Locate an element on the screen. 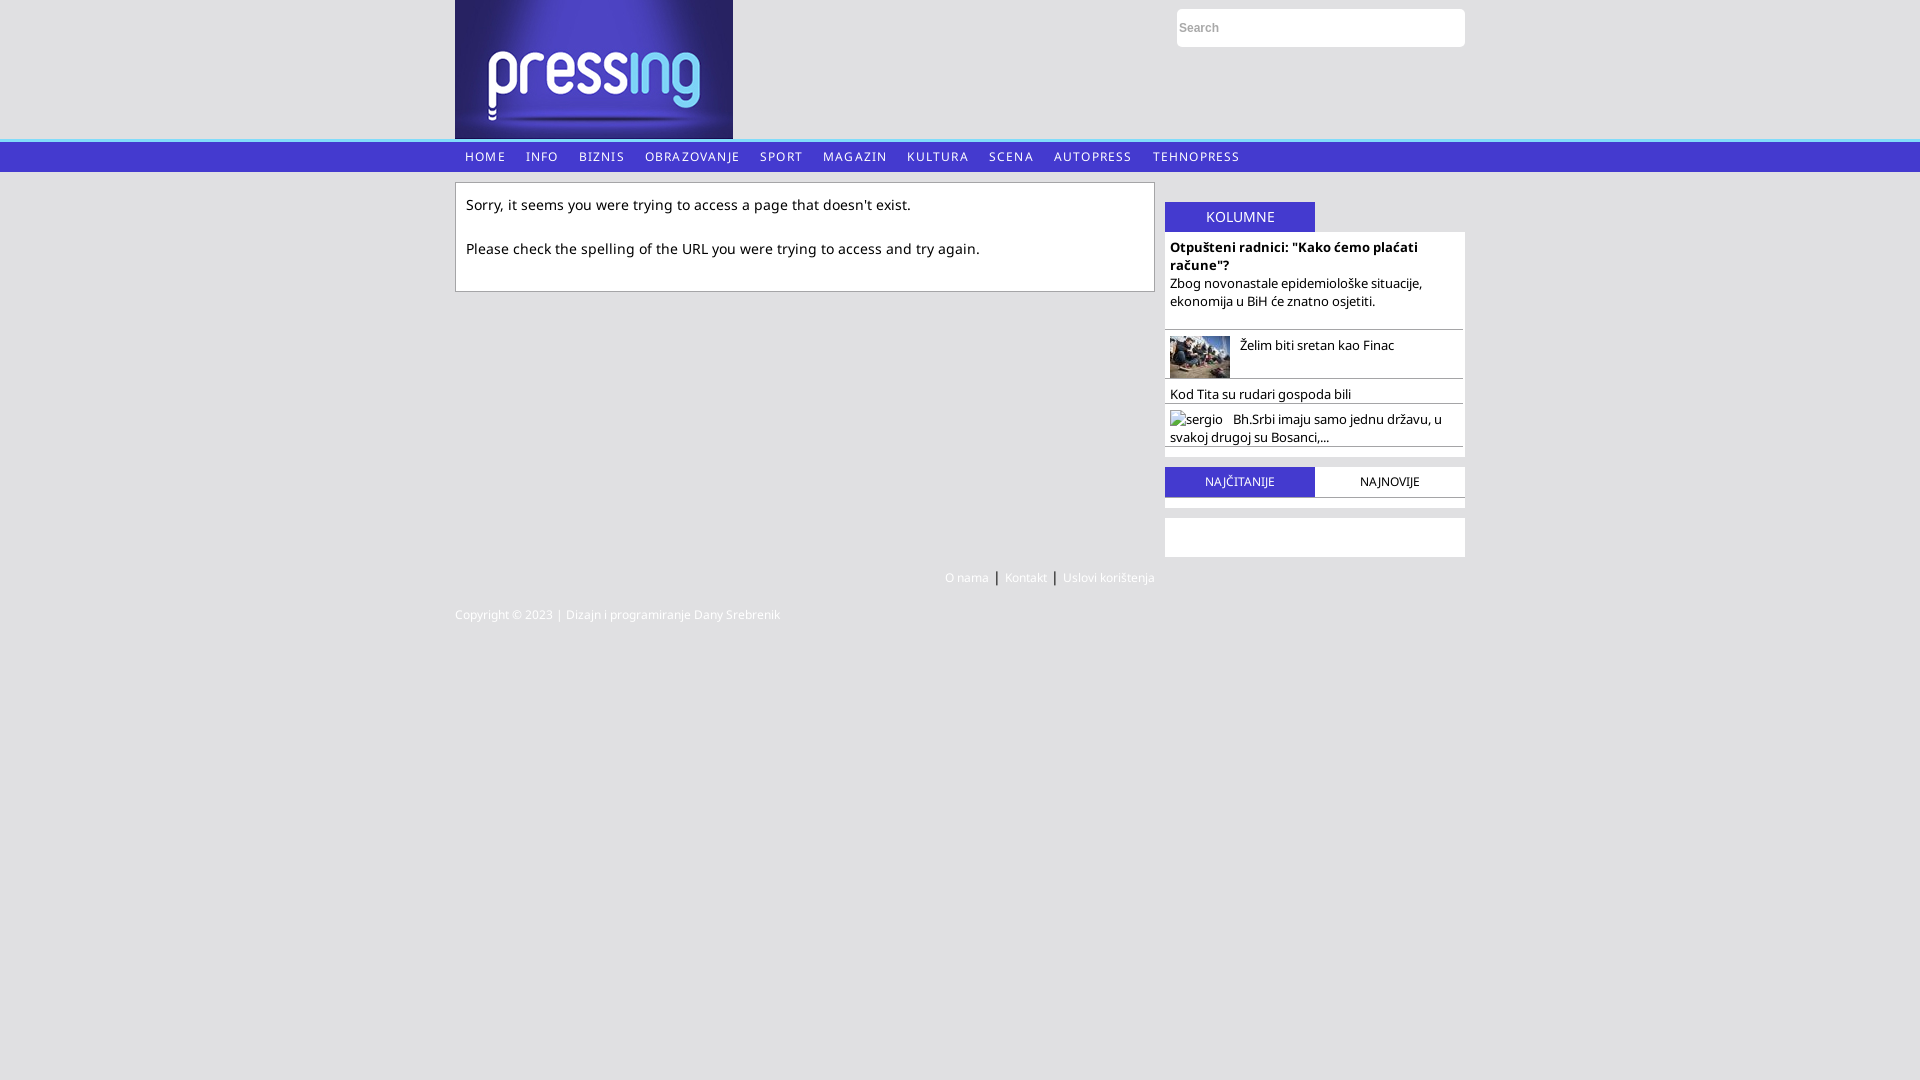  'TEHNOPRESS' is located at coordinates (1196, 156).